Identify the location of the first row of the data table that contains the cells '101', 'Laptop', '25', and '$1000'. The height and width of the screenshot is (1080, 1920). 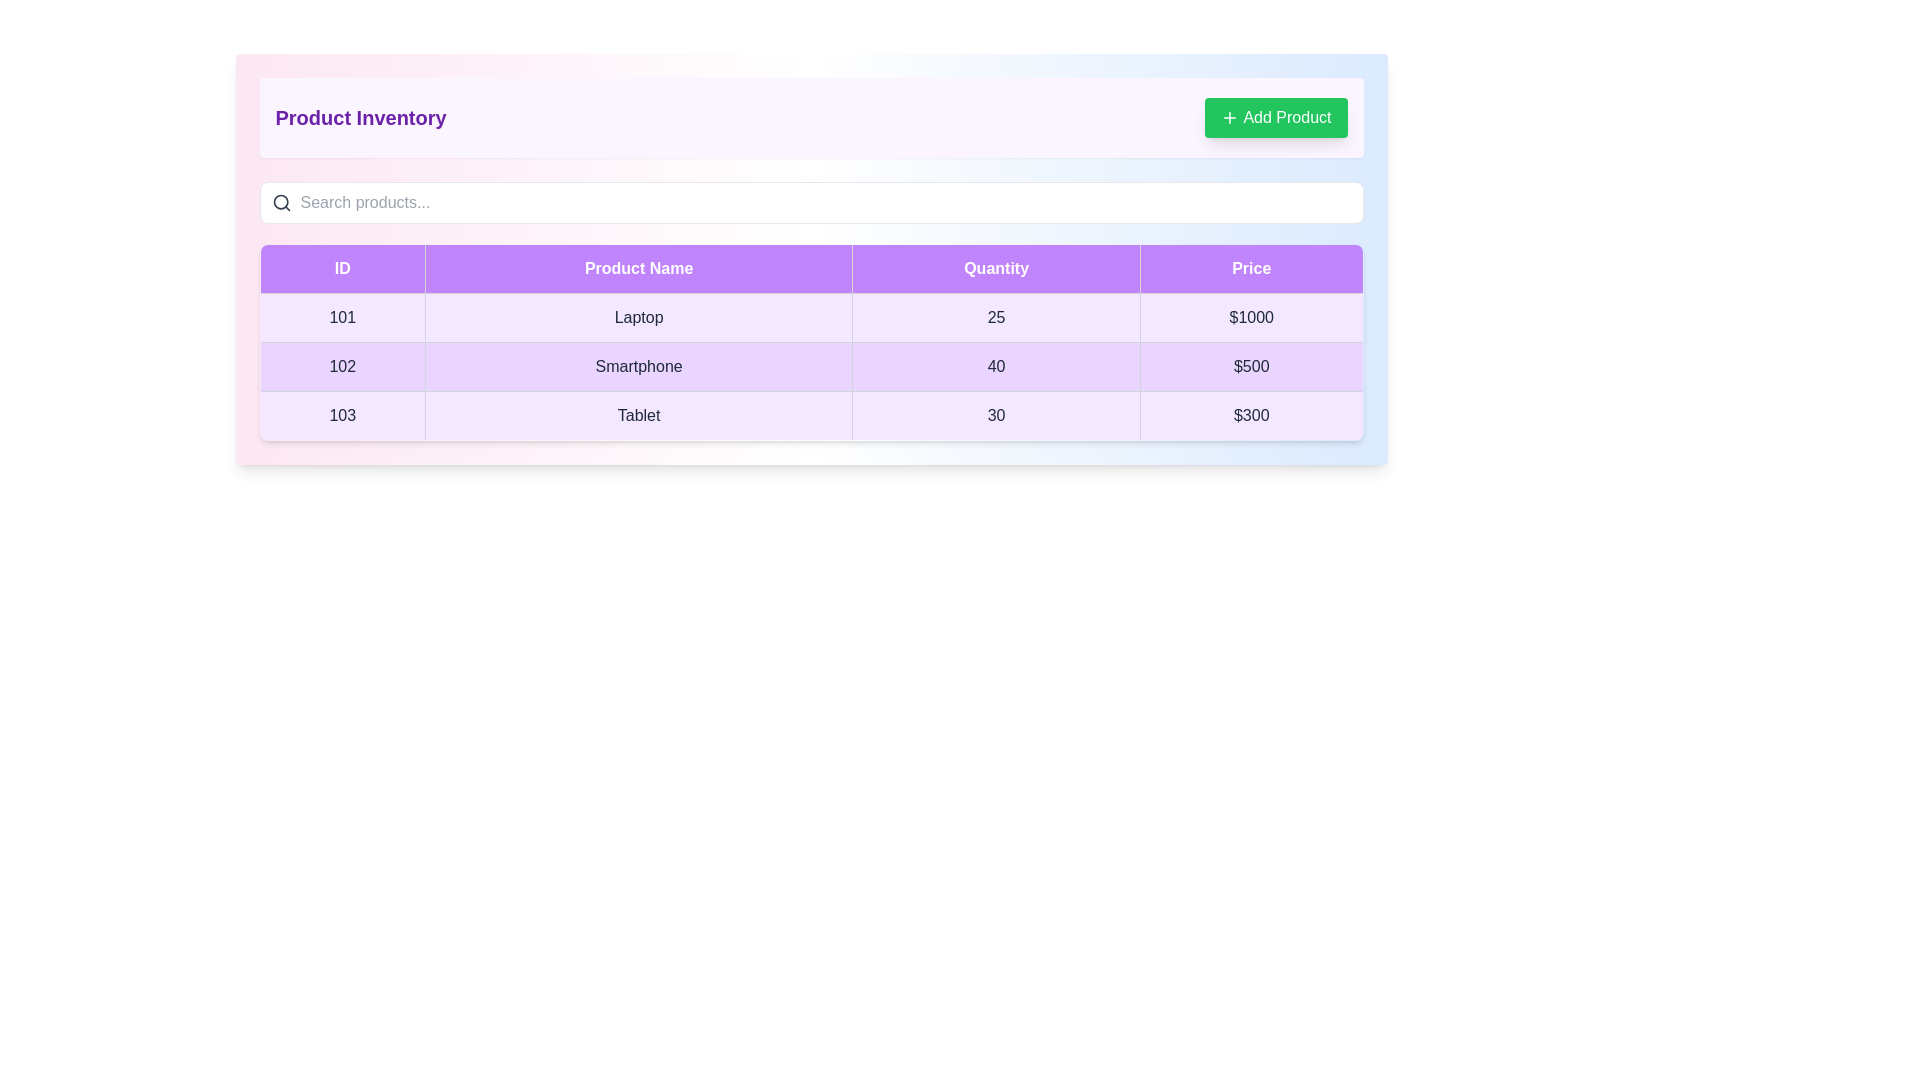
(811, 316).